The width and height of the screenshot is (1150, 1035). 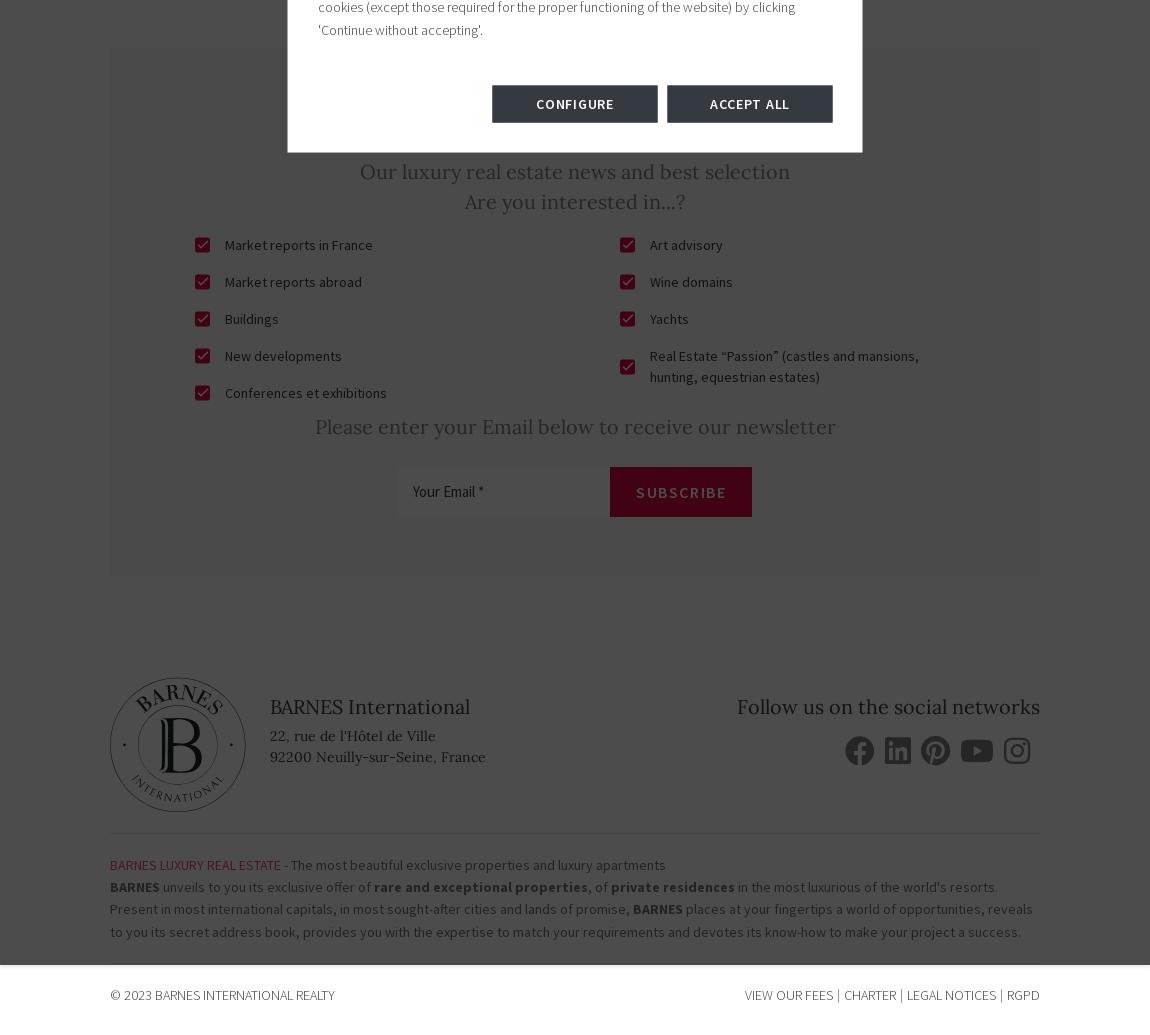 What do you see at coordinates (788, 994) in the screenshot?
I see `'View our fees'` at bounding box center [788, 994].